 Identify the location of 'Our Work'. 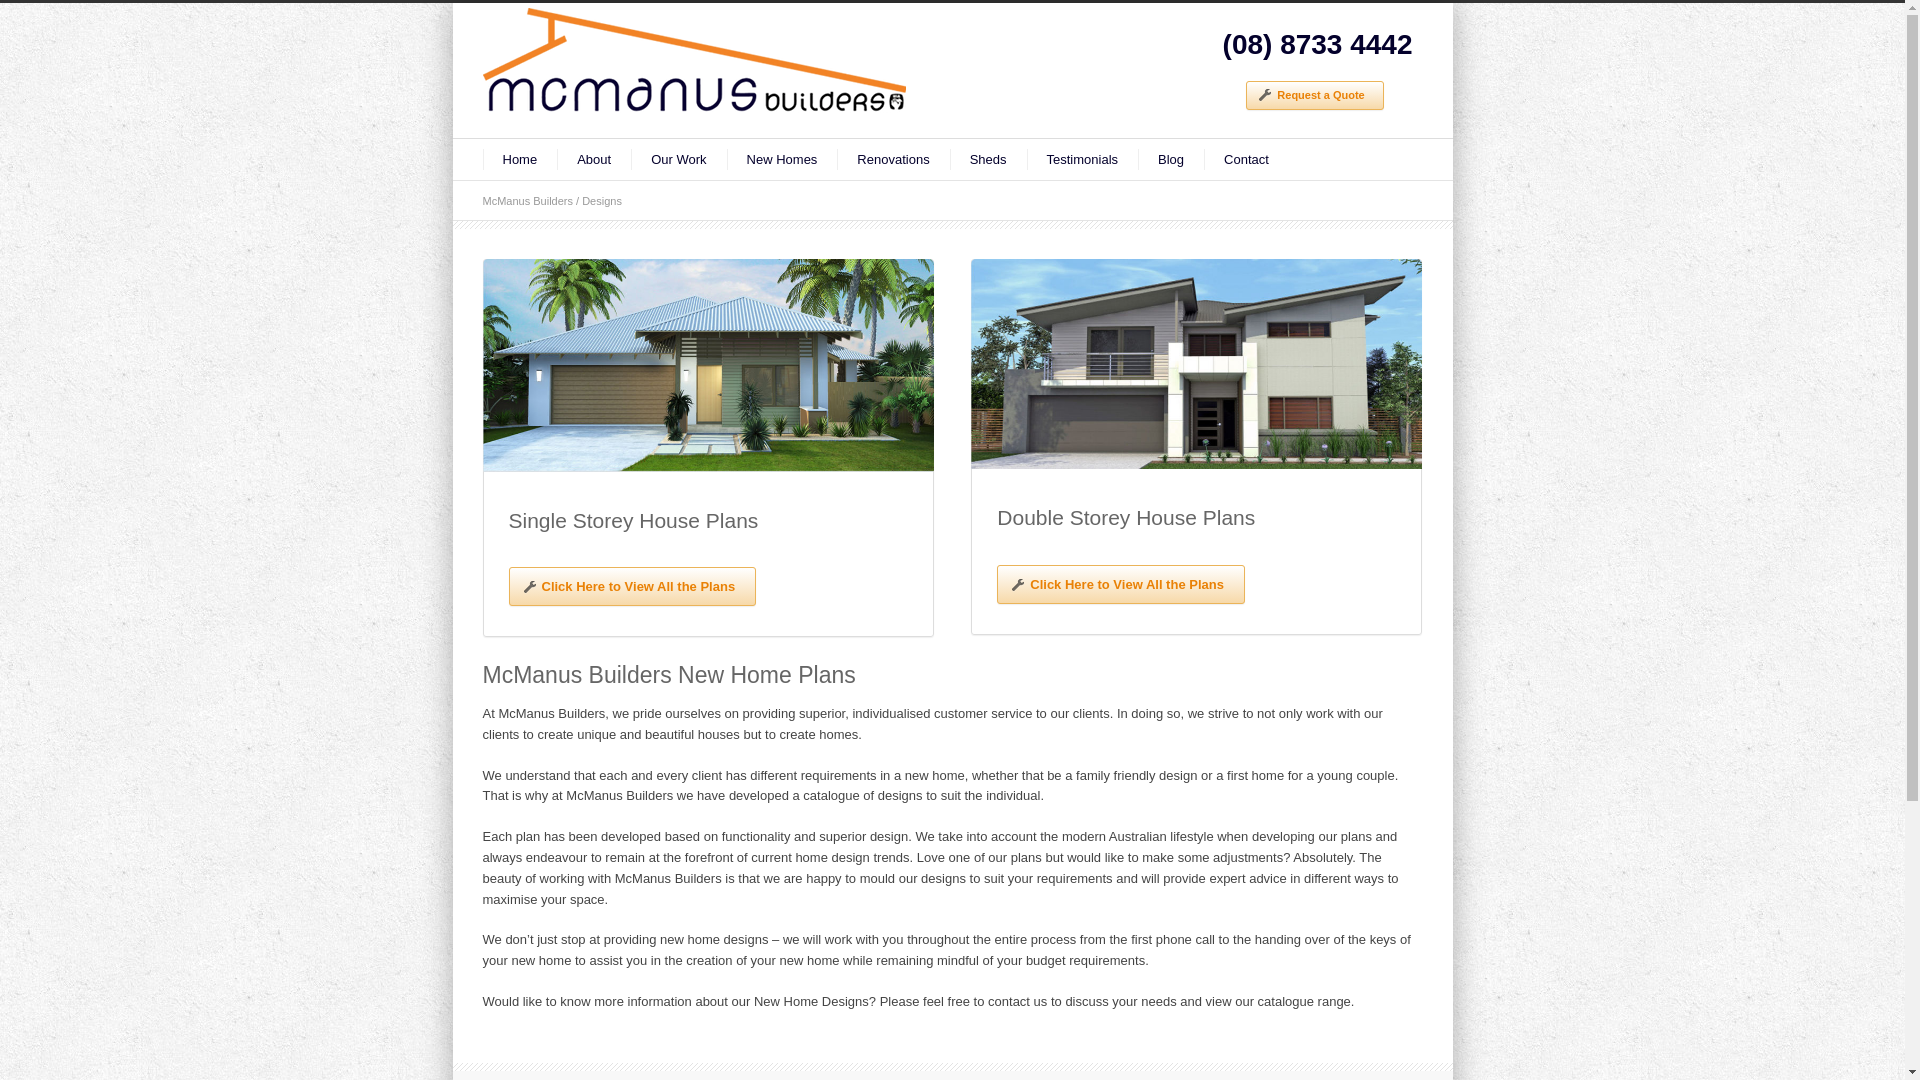
(678, 158).